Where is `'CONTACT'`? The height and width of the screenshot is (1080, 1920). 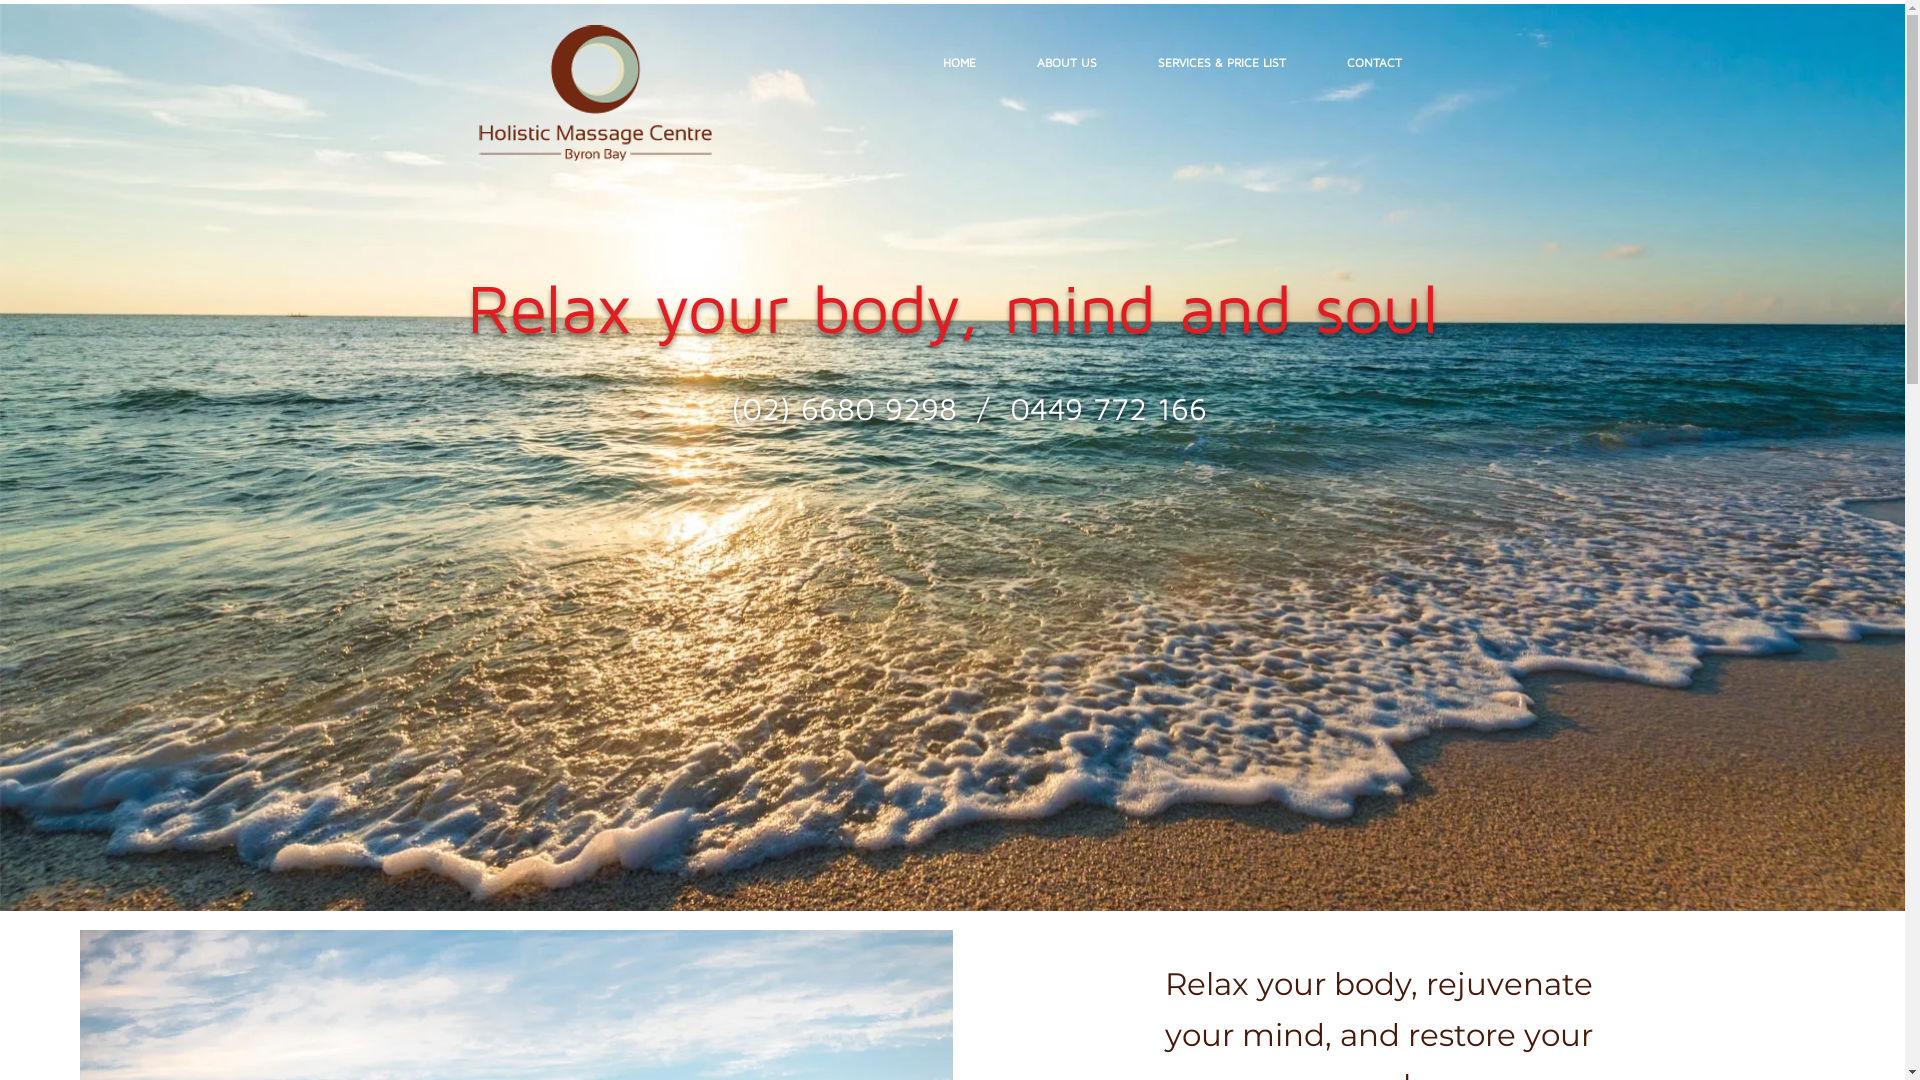 'CONTACT' is located at coordinates (1372, 61).